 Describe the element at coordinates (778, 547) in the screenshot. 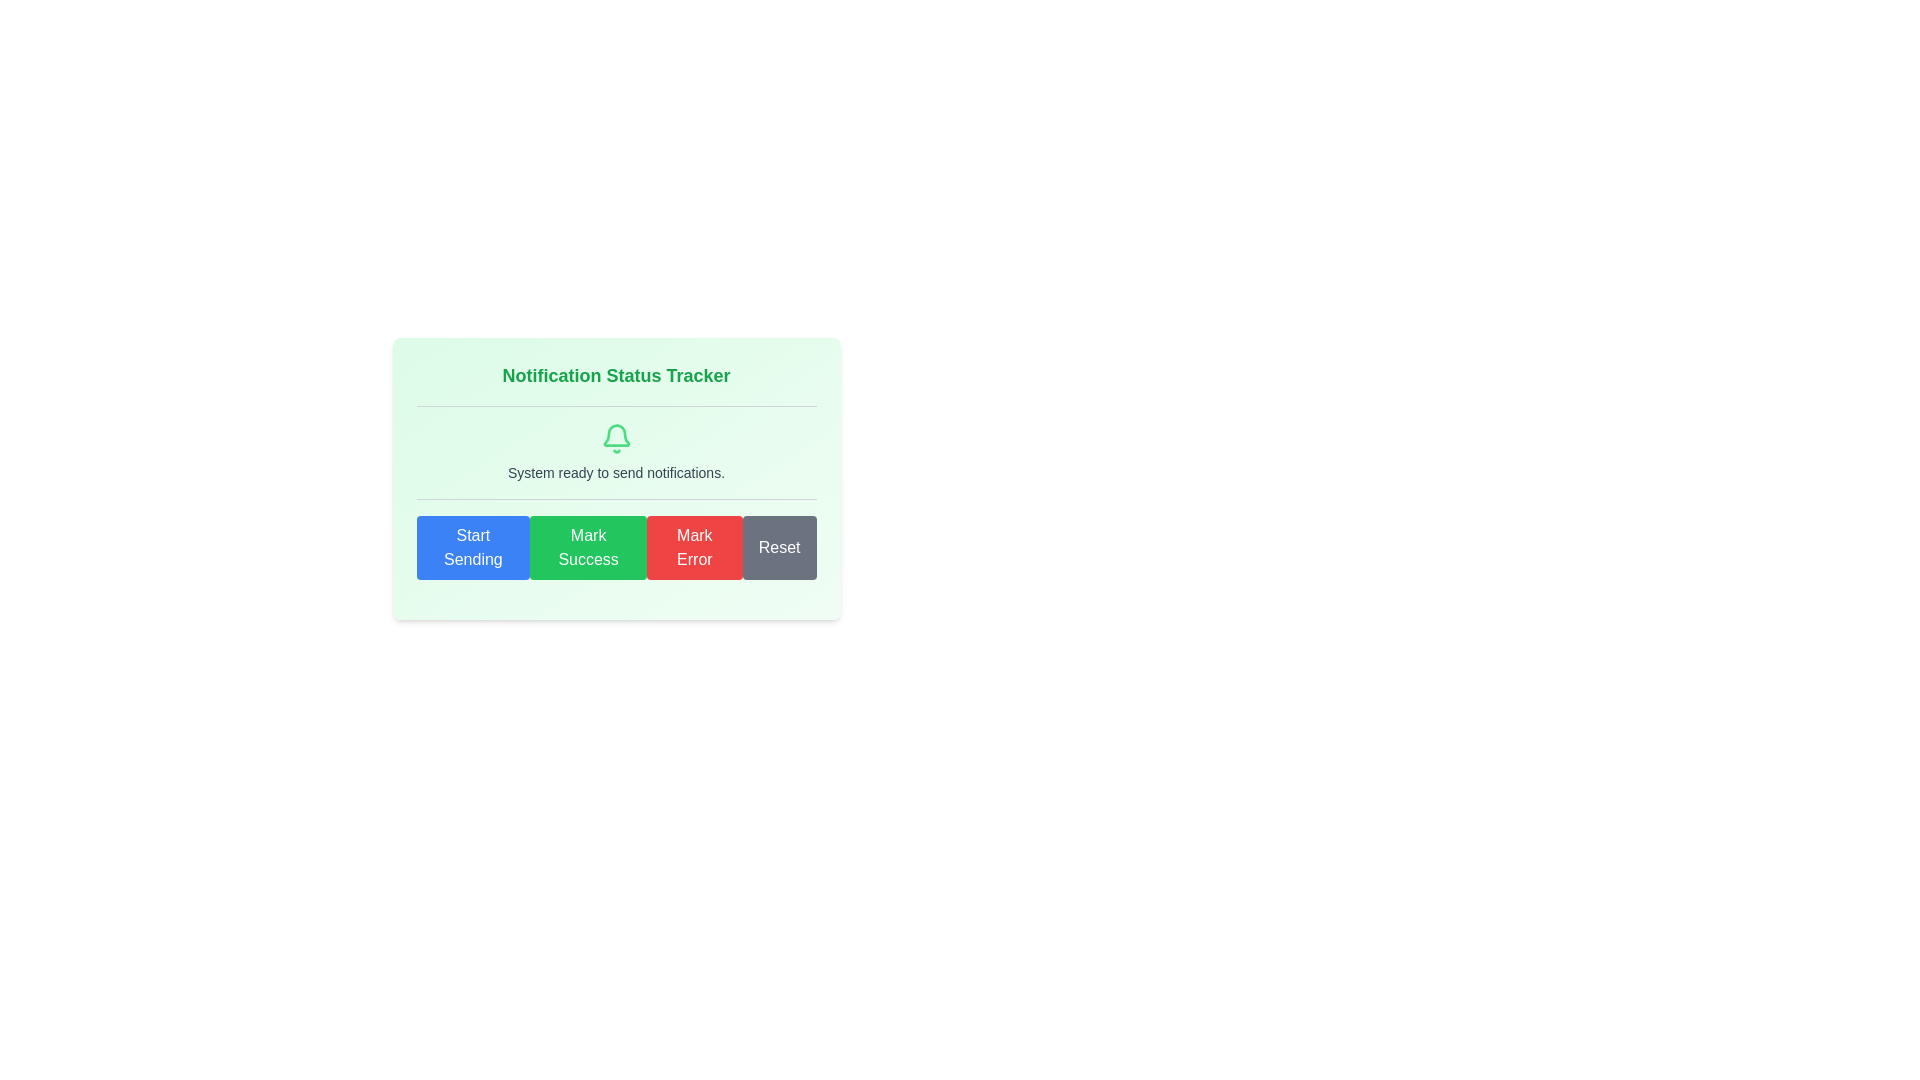

I see `the 'Reset' button, which is the fourth button in a series of four horizontally aligned buttons` at that location.